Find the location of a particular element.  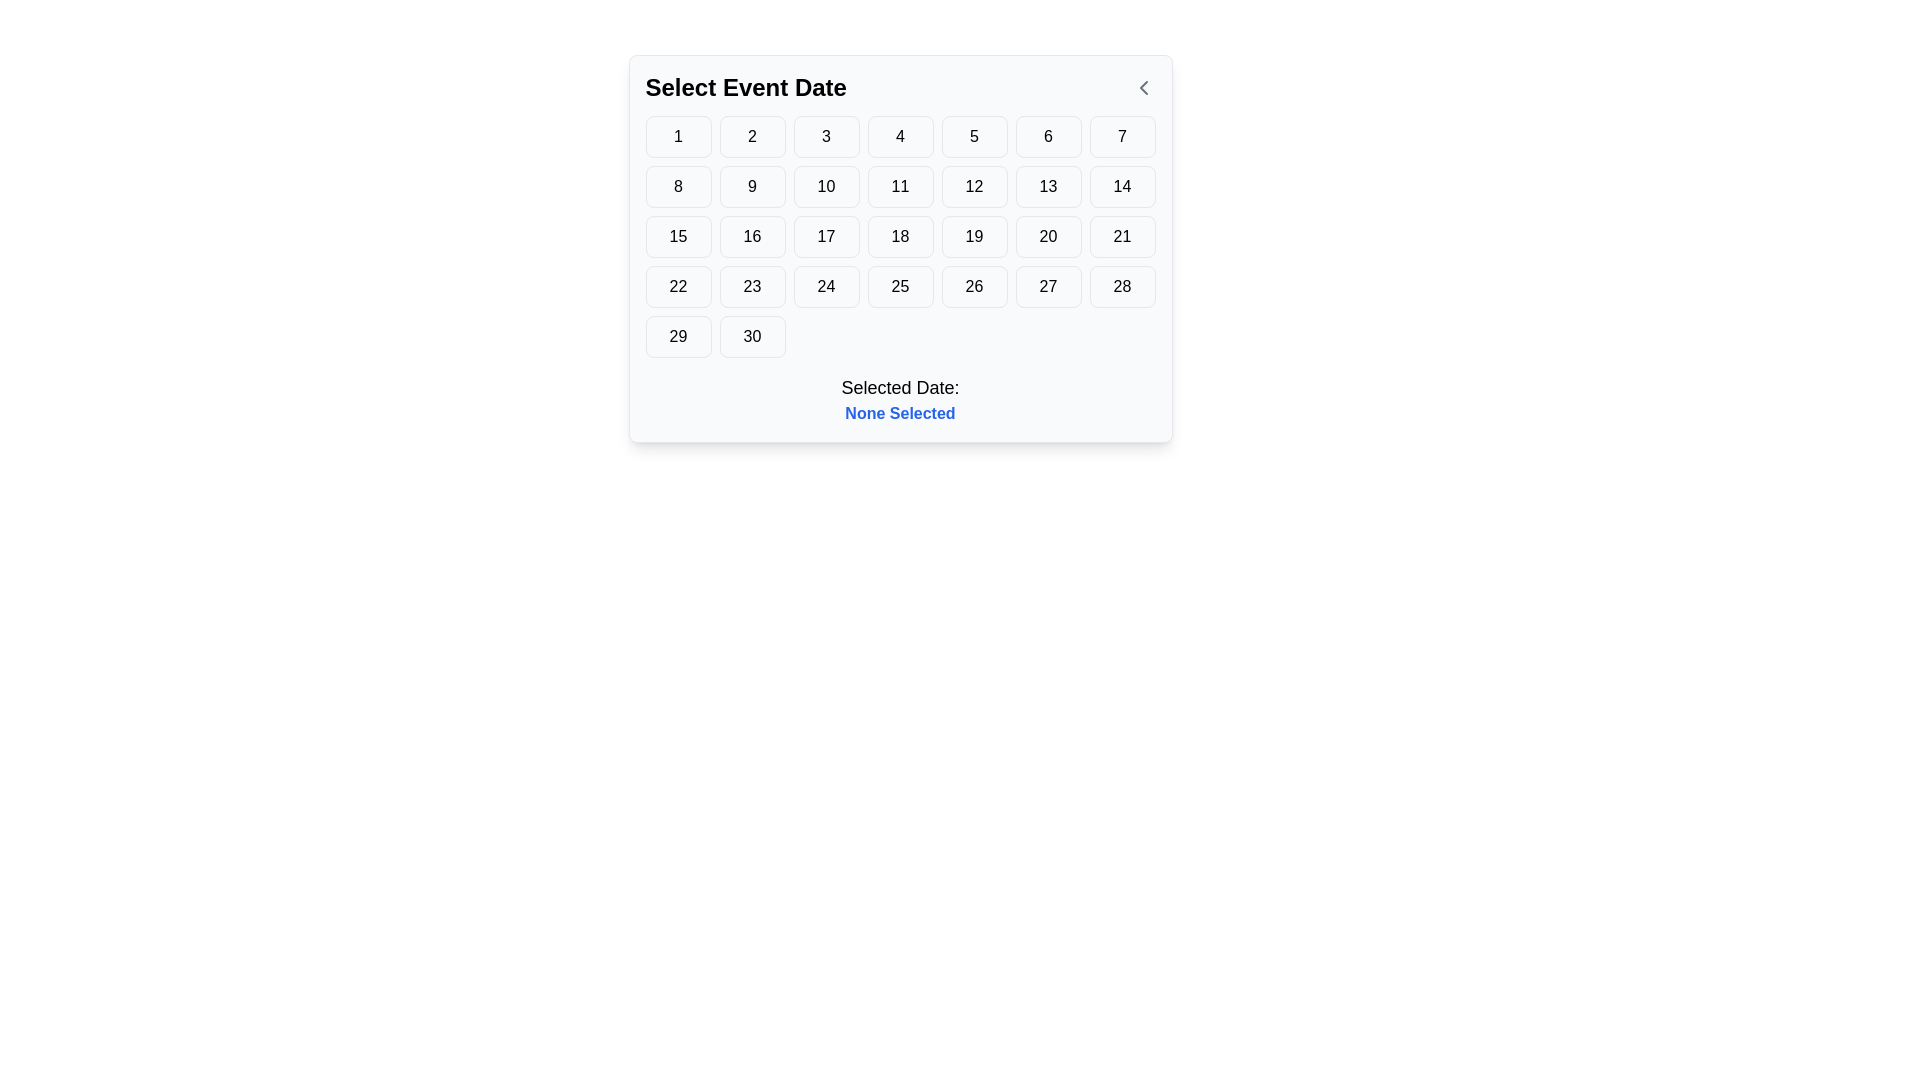

the button labeled '21' which is styled with a light gray background and located in the third row and seventh column of the calendar grid is located at coordinates (1122, 235).